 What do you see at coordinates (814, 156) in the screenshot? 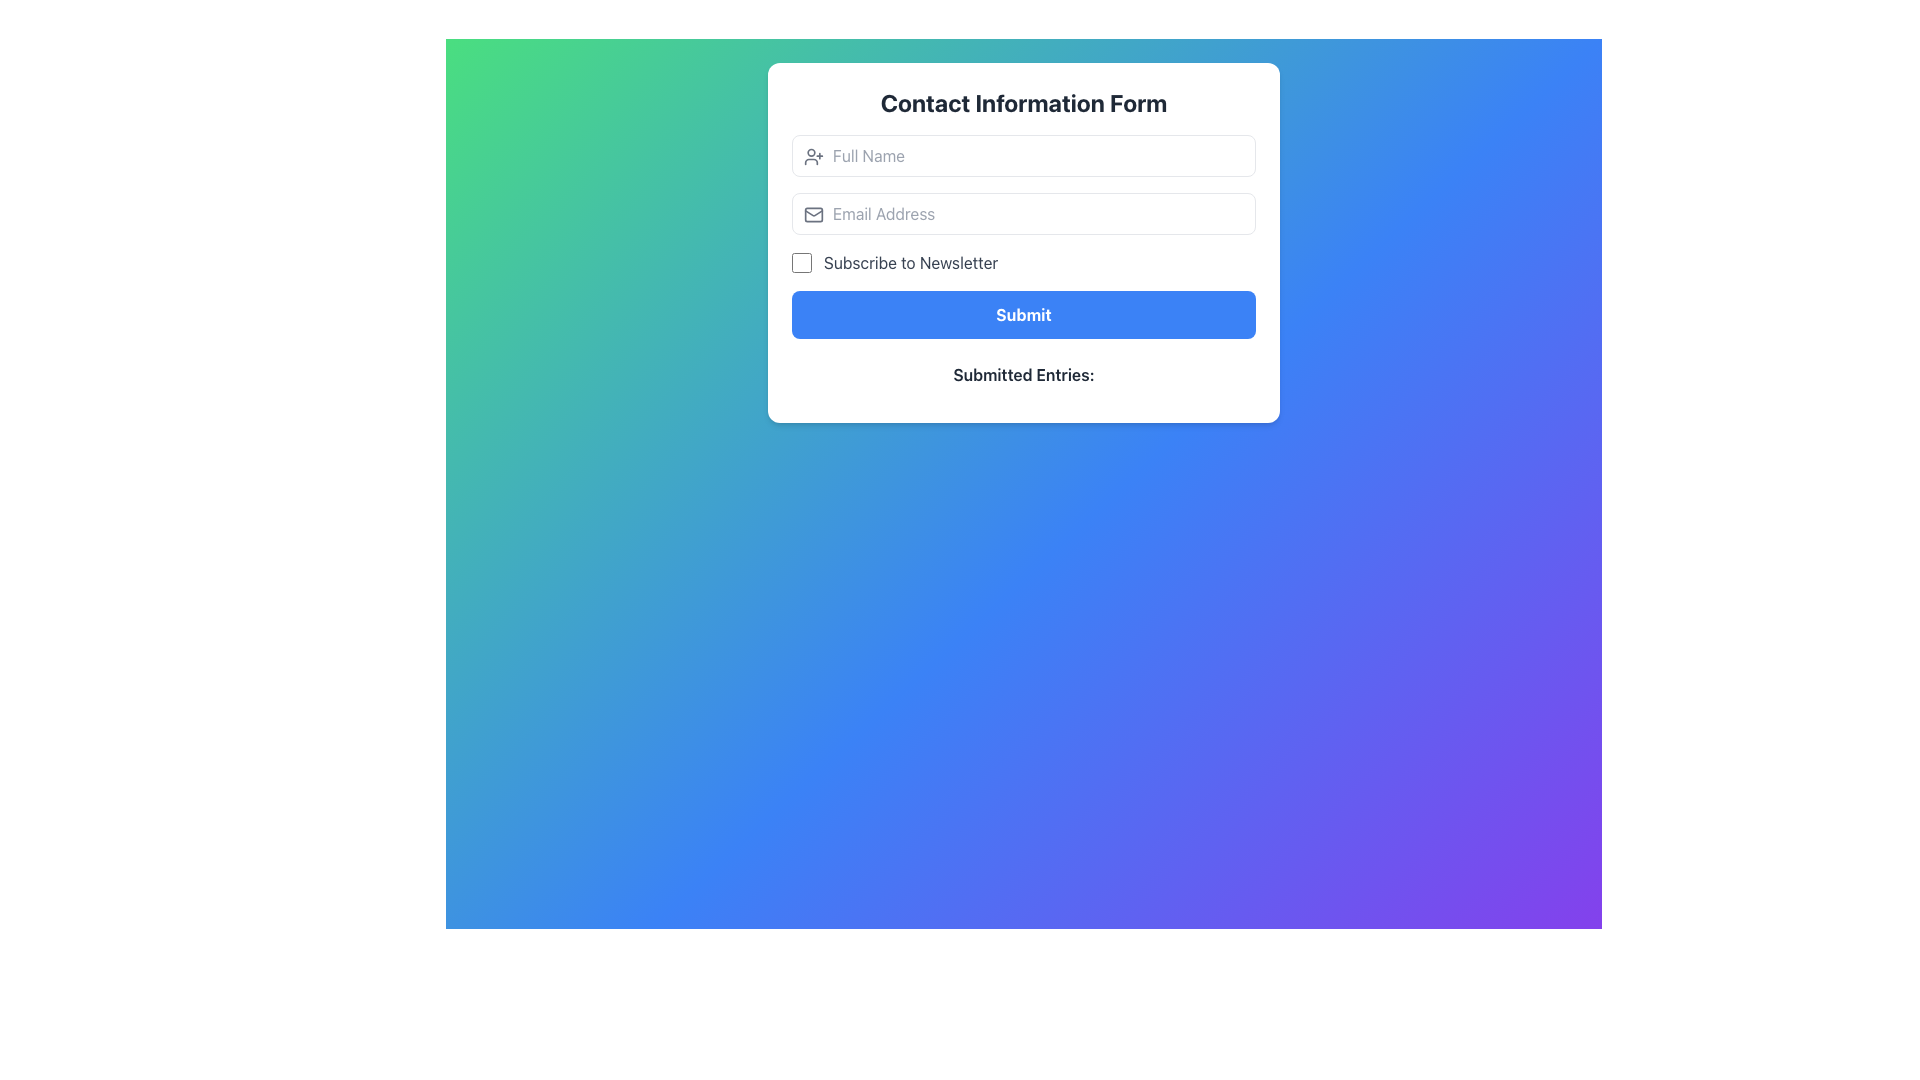
I see `the user icon with a plus sign located inside the 'Full Name' input field, styled in gray and positioned on the left side of the input box` at bounding box center [814, 156].